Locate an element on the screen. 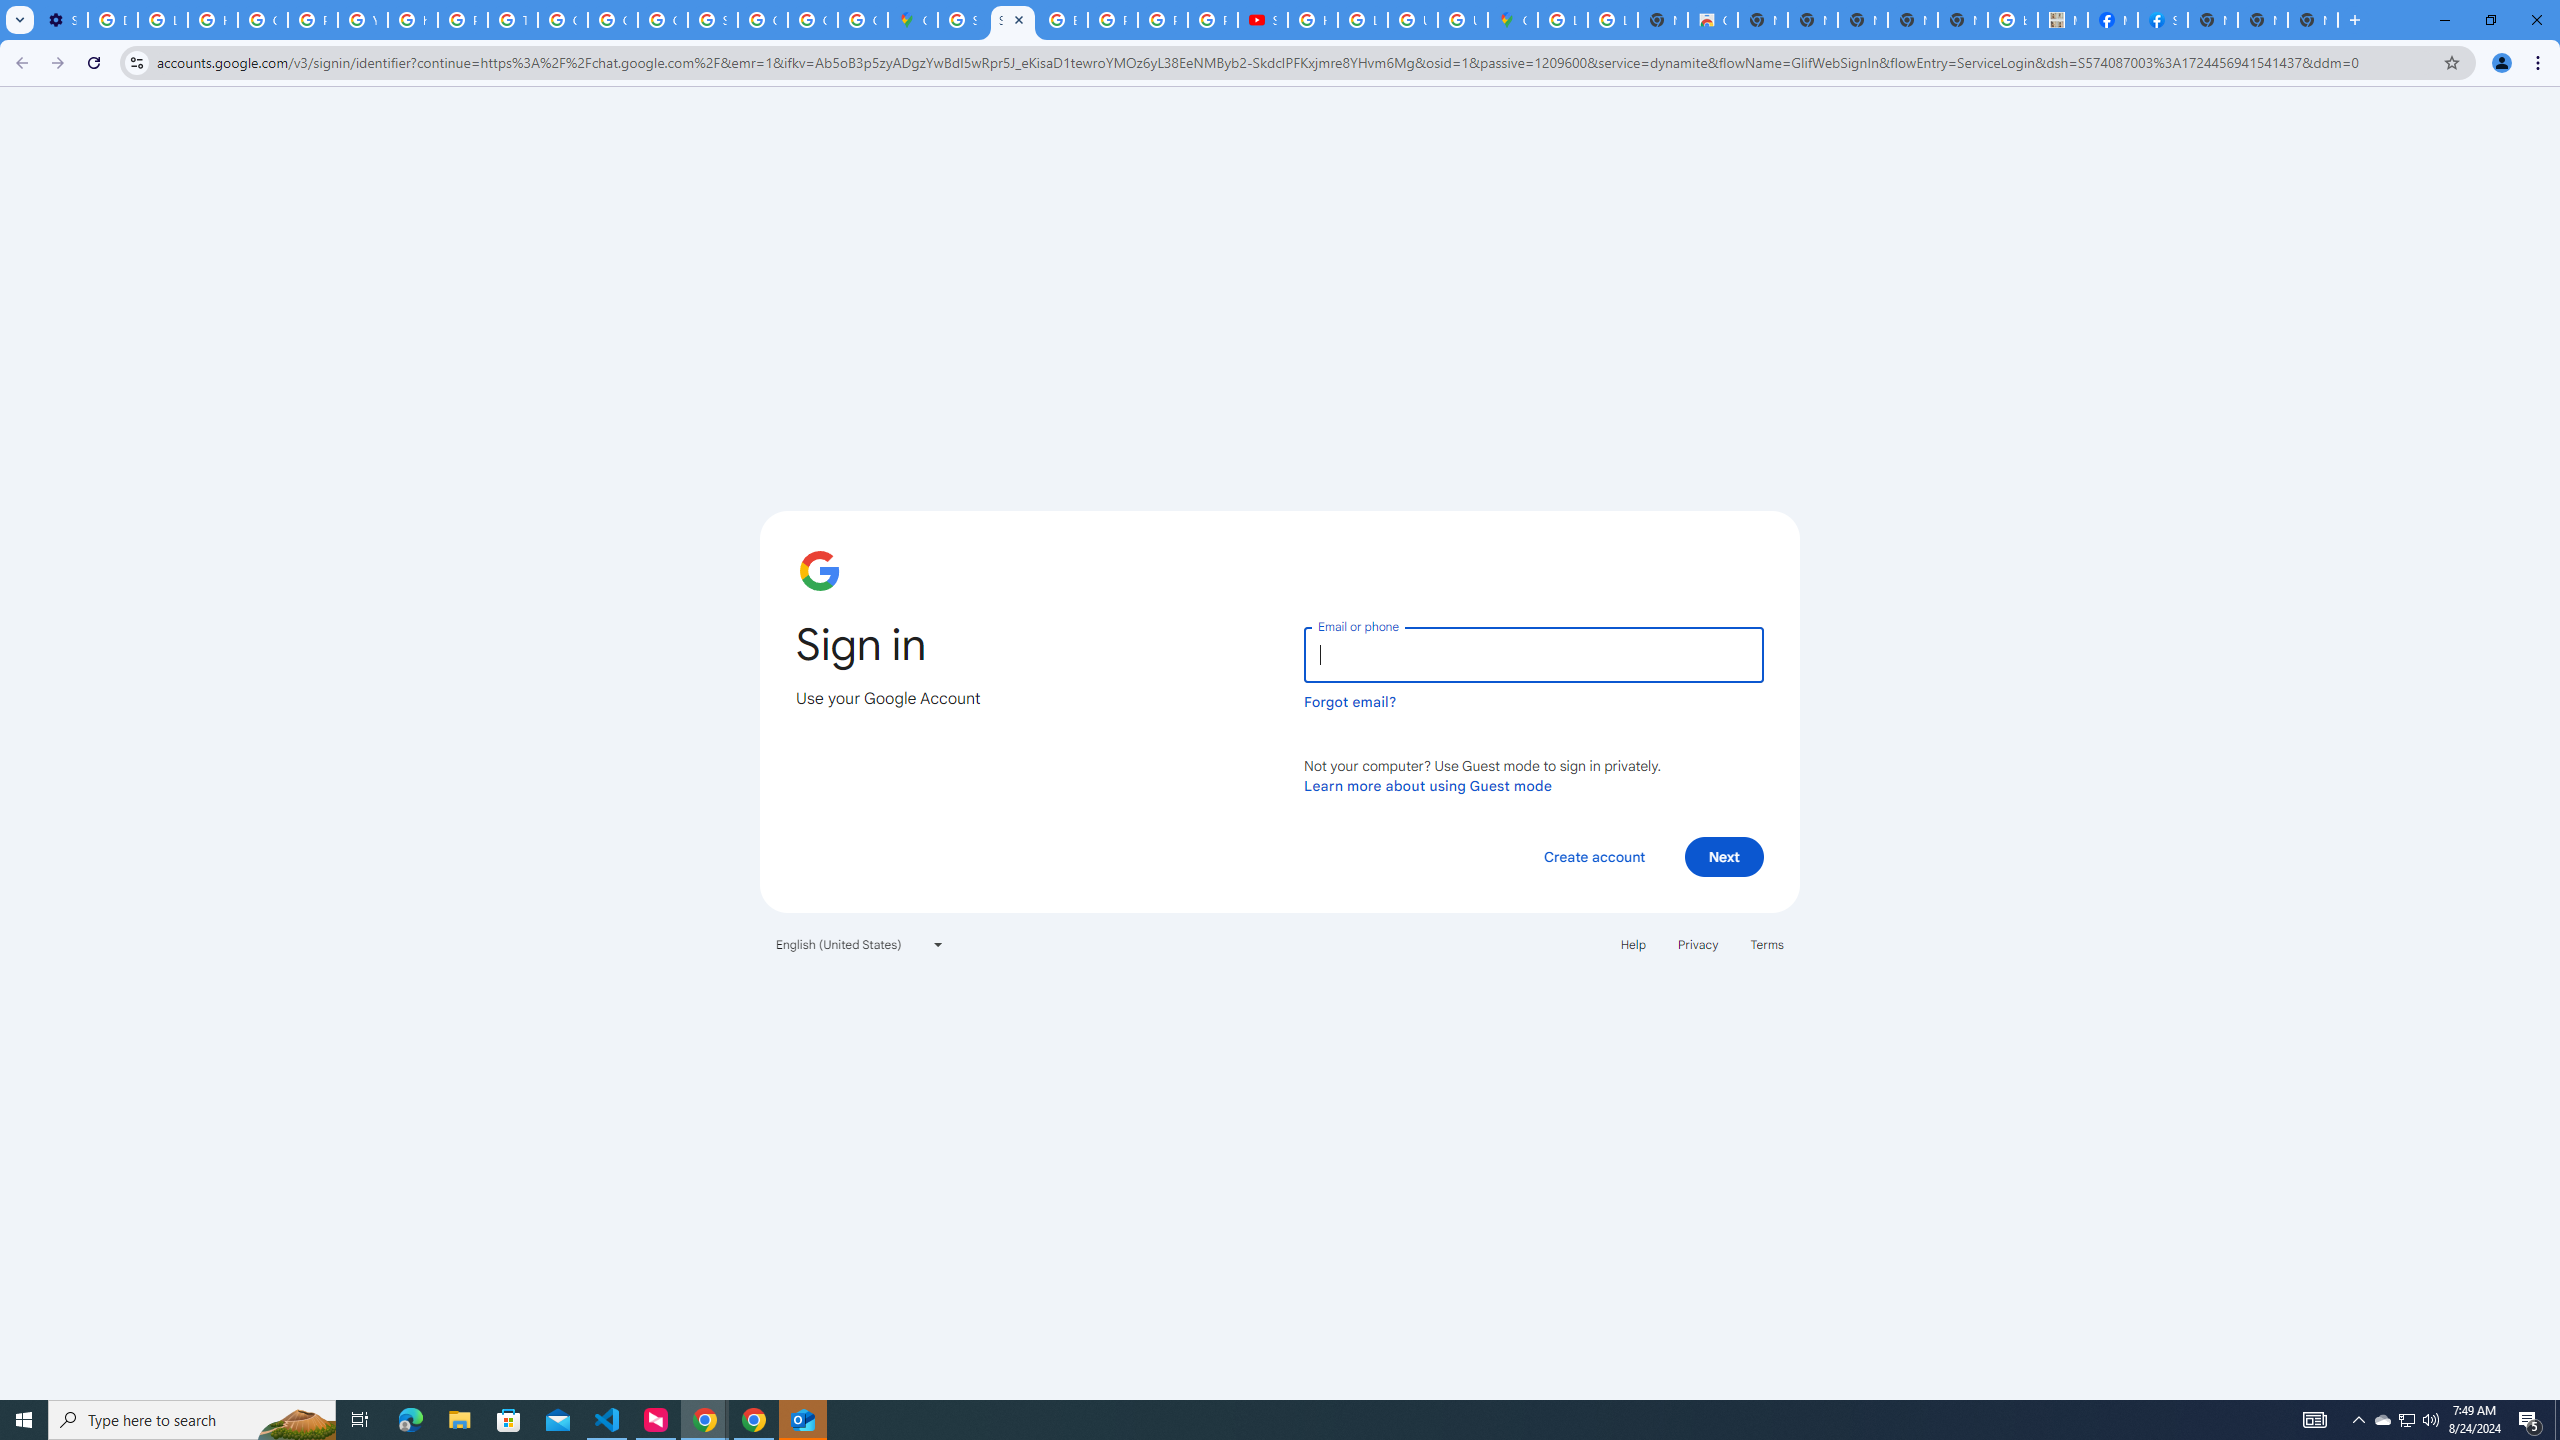 This screenshot has width=2560, height=1440. 'Forgot email?' is located at coordinates (1349, 701).